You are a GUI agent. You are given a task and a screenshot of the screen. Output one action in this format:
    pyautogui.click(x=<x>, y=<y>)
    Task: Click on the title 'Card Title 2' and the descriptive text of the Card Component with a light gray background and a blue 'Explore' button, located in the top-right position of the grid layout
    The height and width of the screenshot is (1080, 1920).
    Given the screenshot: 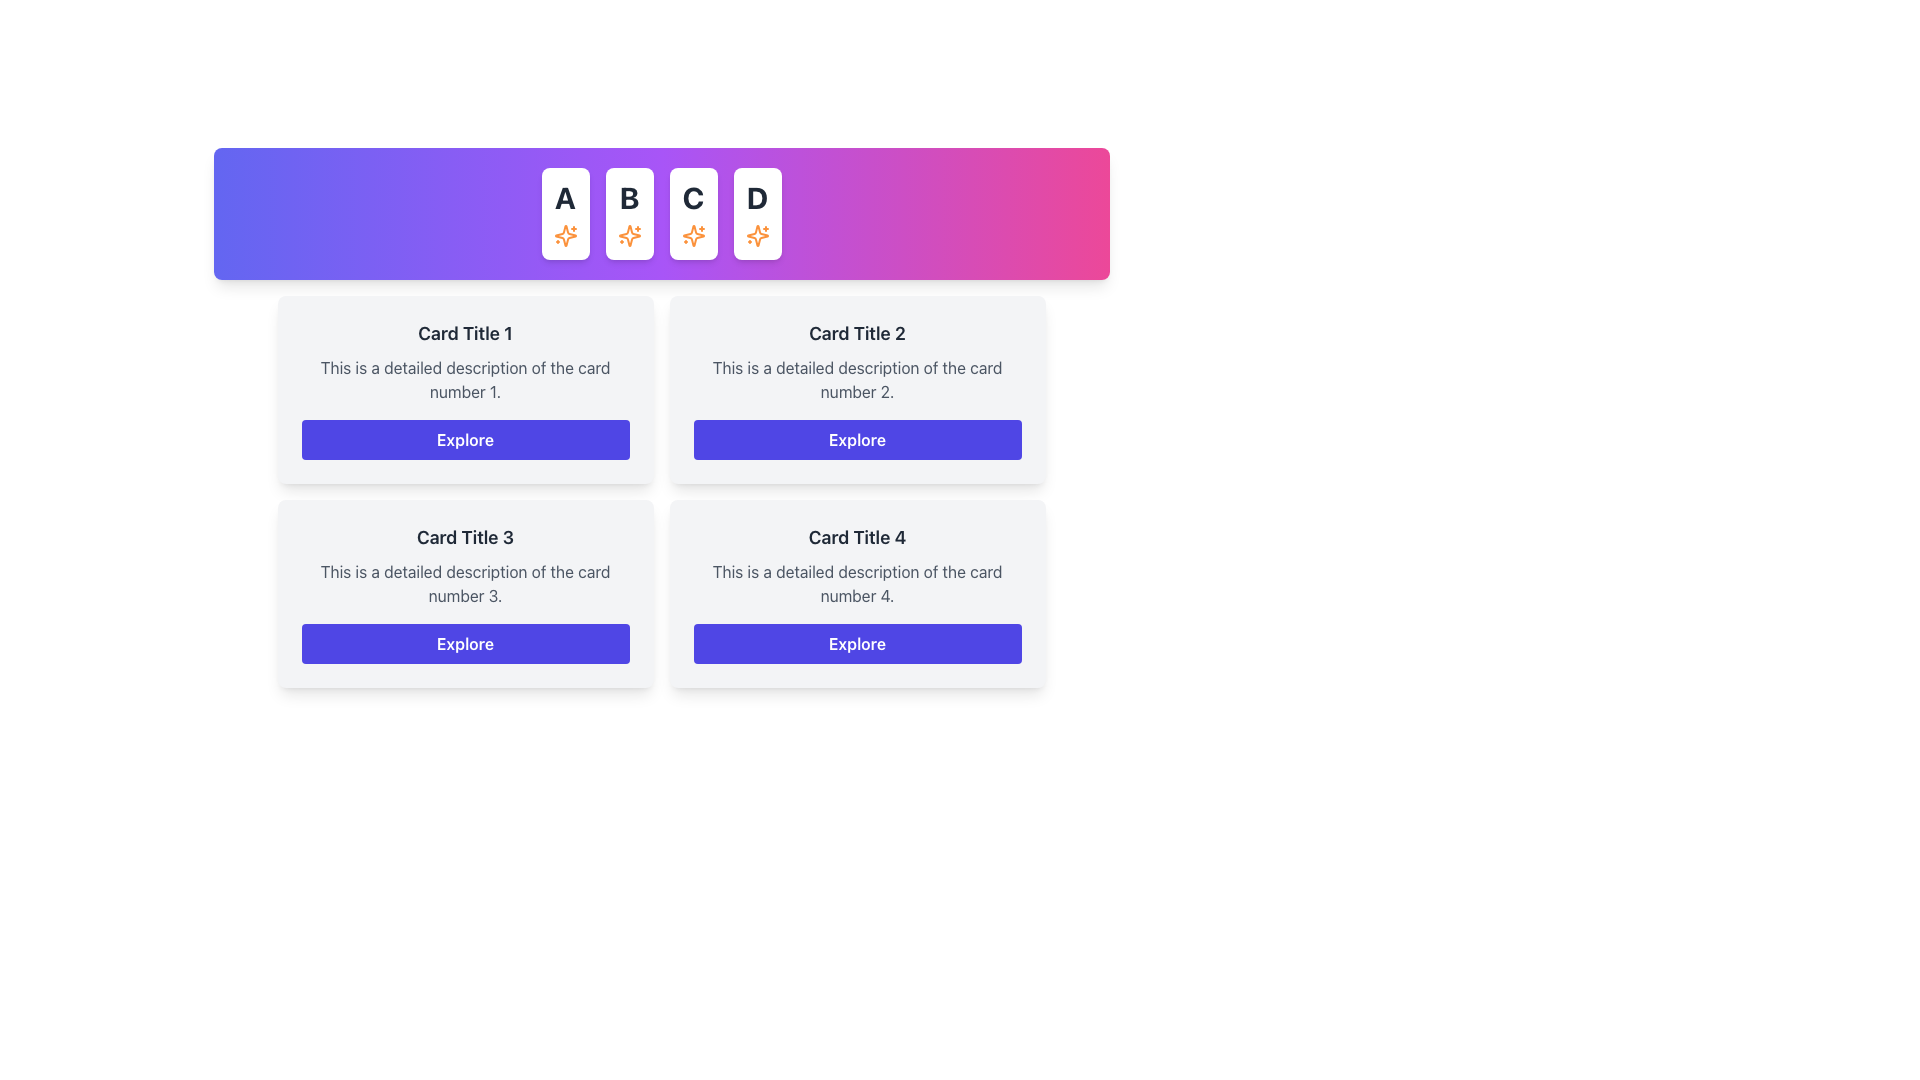 What is the action you would take?
    pyautogui.click(x=857, y=389)
    